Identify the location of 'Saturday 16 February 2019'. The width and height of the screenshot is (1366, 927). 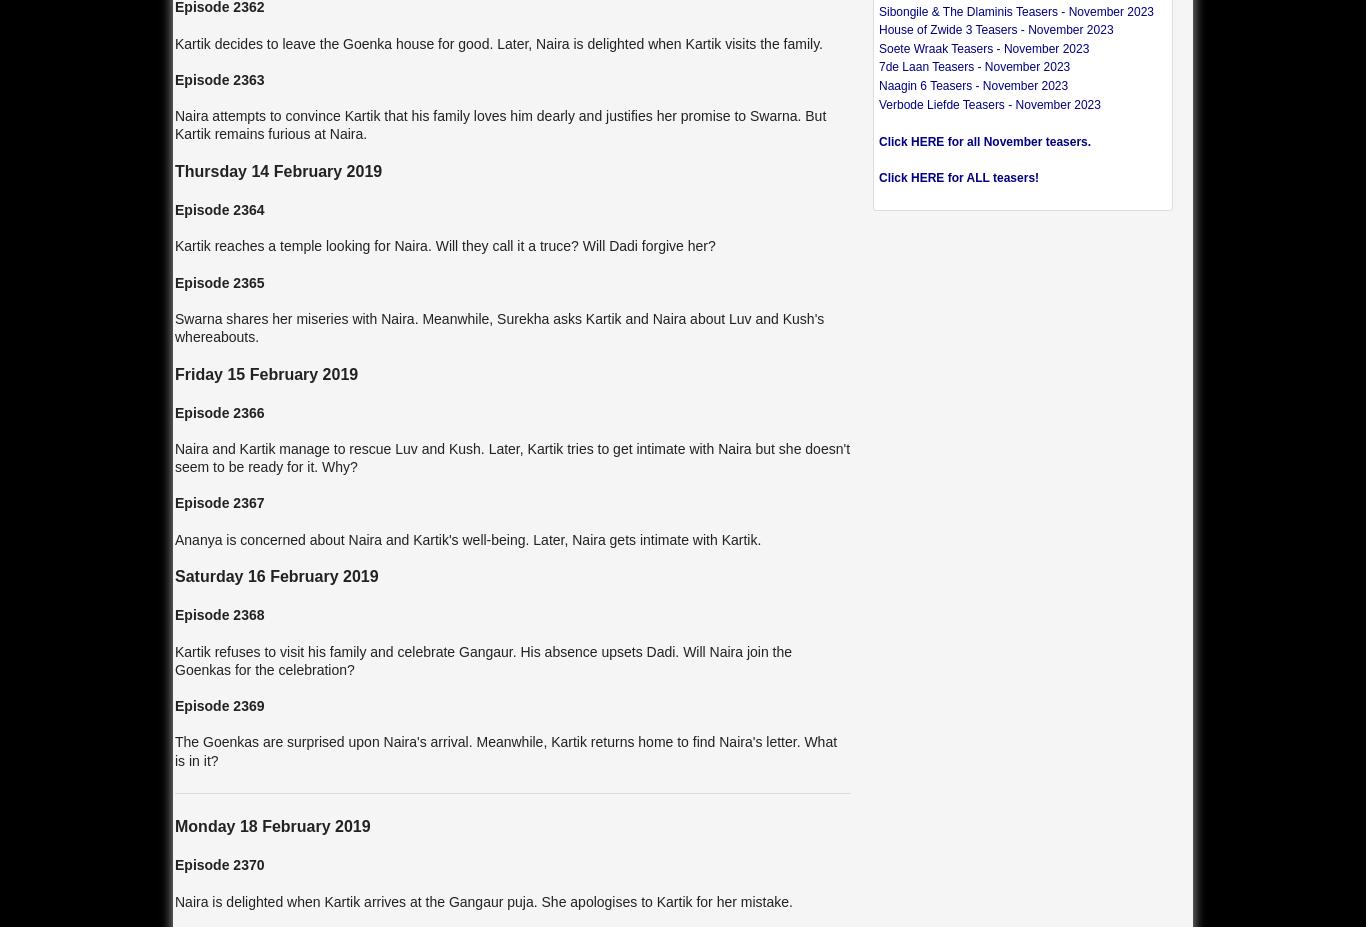
(276, 576).